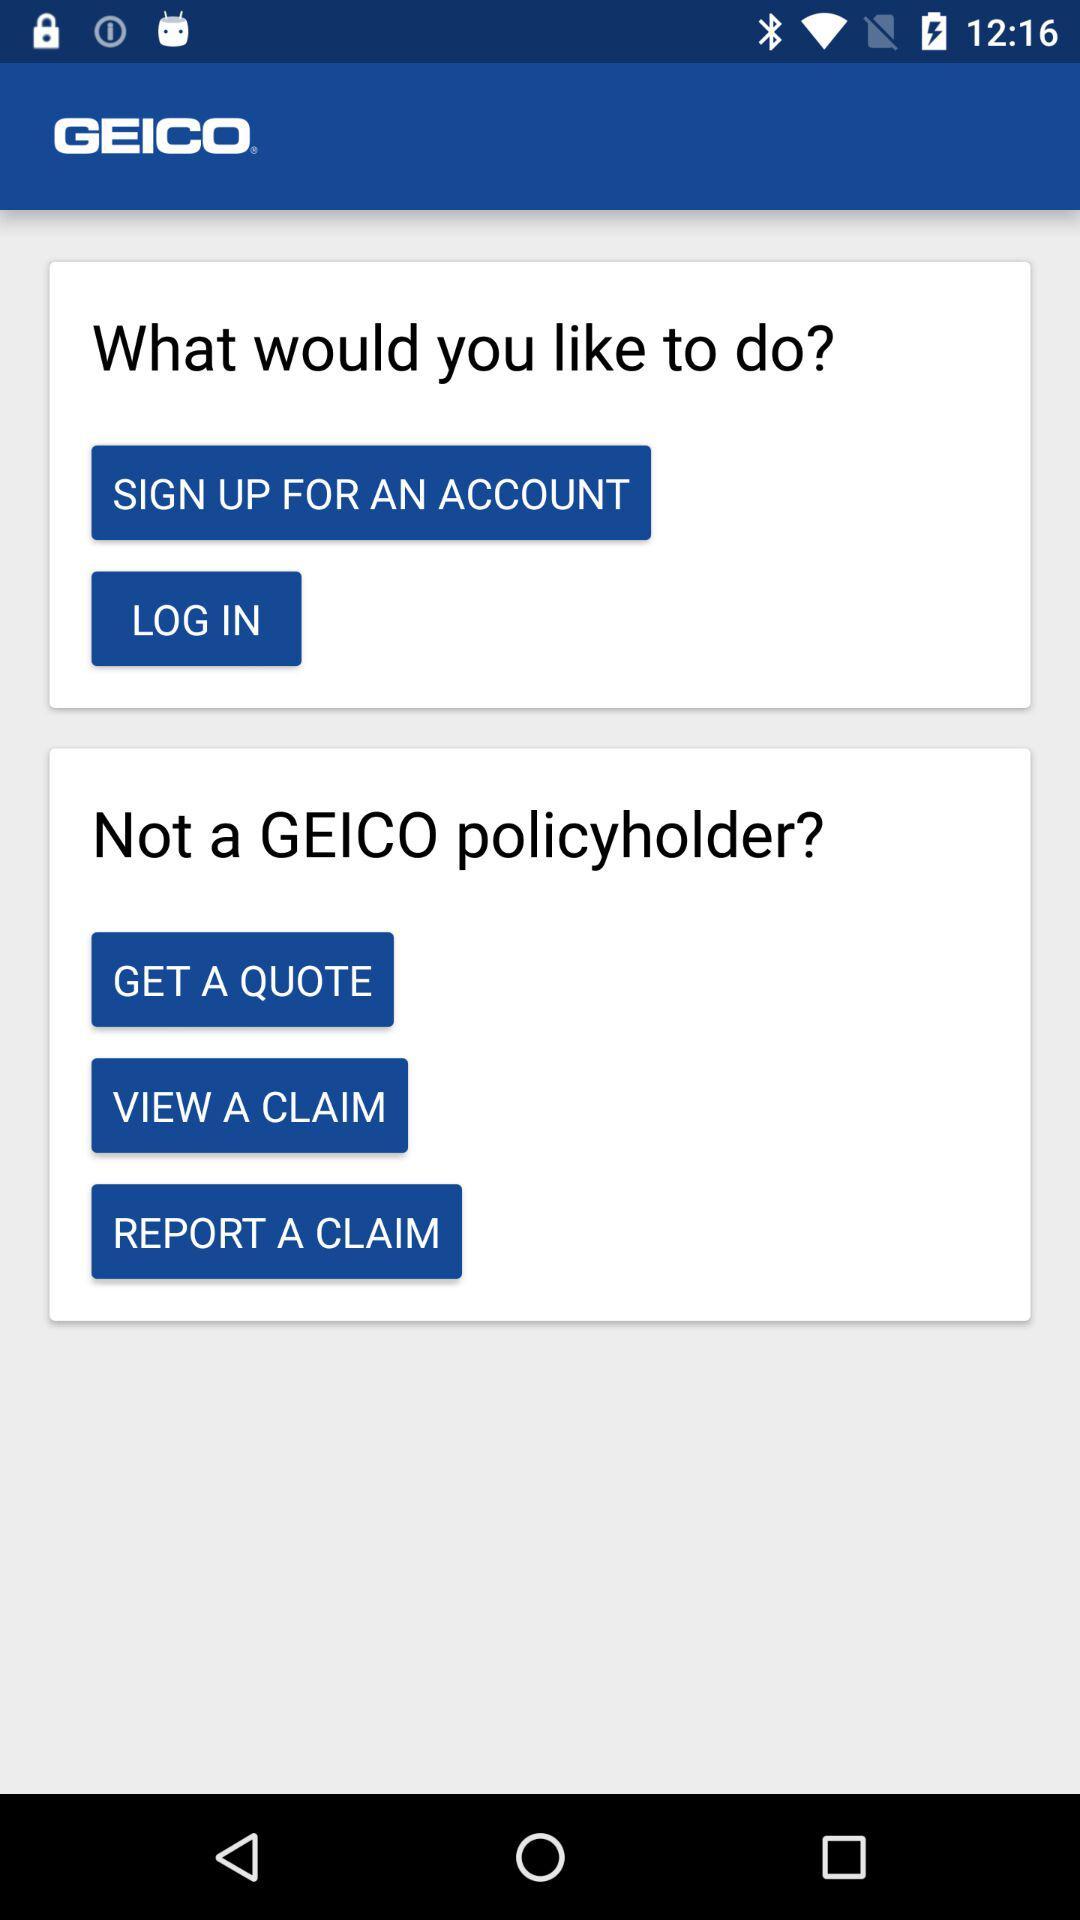 The image size is (1080, 1920). Describe the element at coordinates (241, 979) in the screenshot. I see `the get a quote` at that location.